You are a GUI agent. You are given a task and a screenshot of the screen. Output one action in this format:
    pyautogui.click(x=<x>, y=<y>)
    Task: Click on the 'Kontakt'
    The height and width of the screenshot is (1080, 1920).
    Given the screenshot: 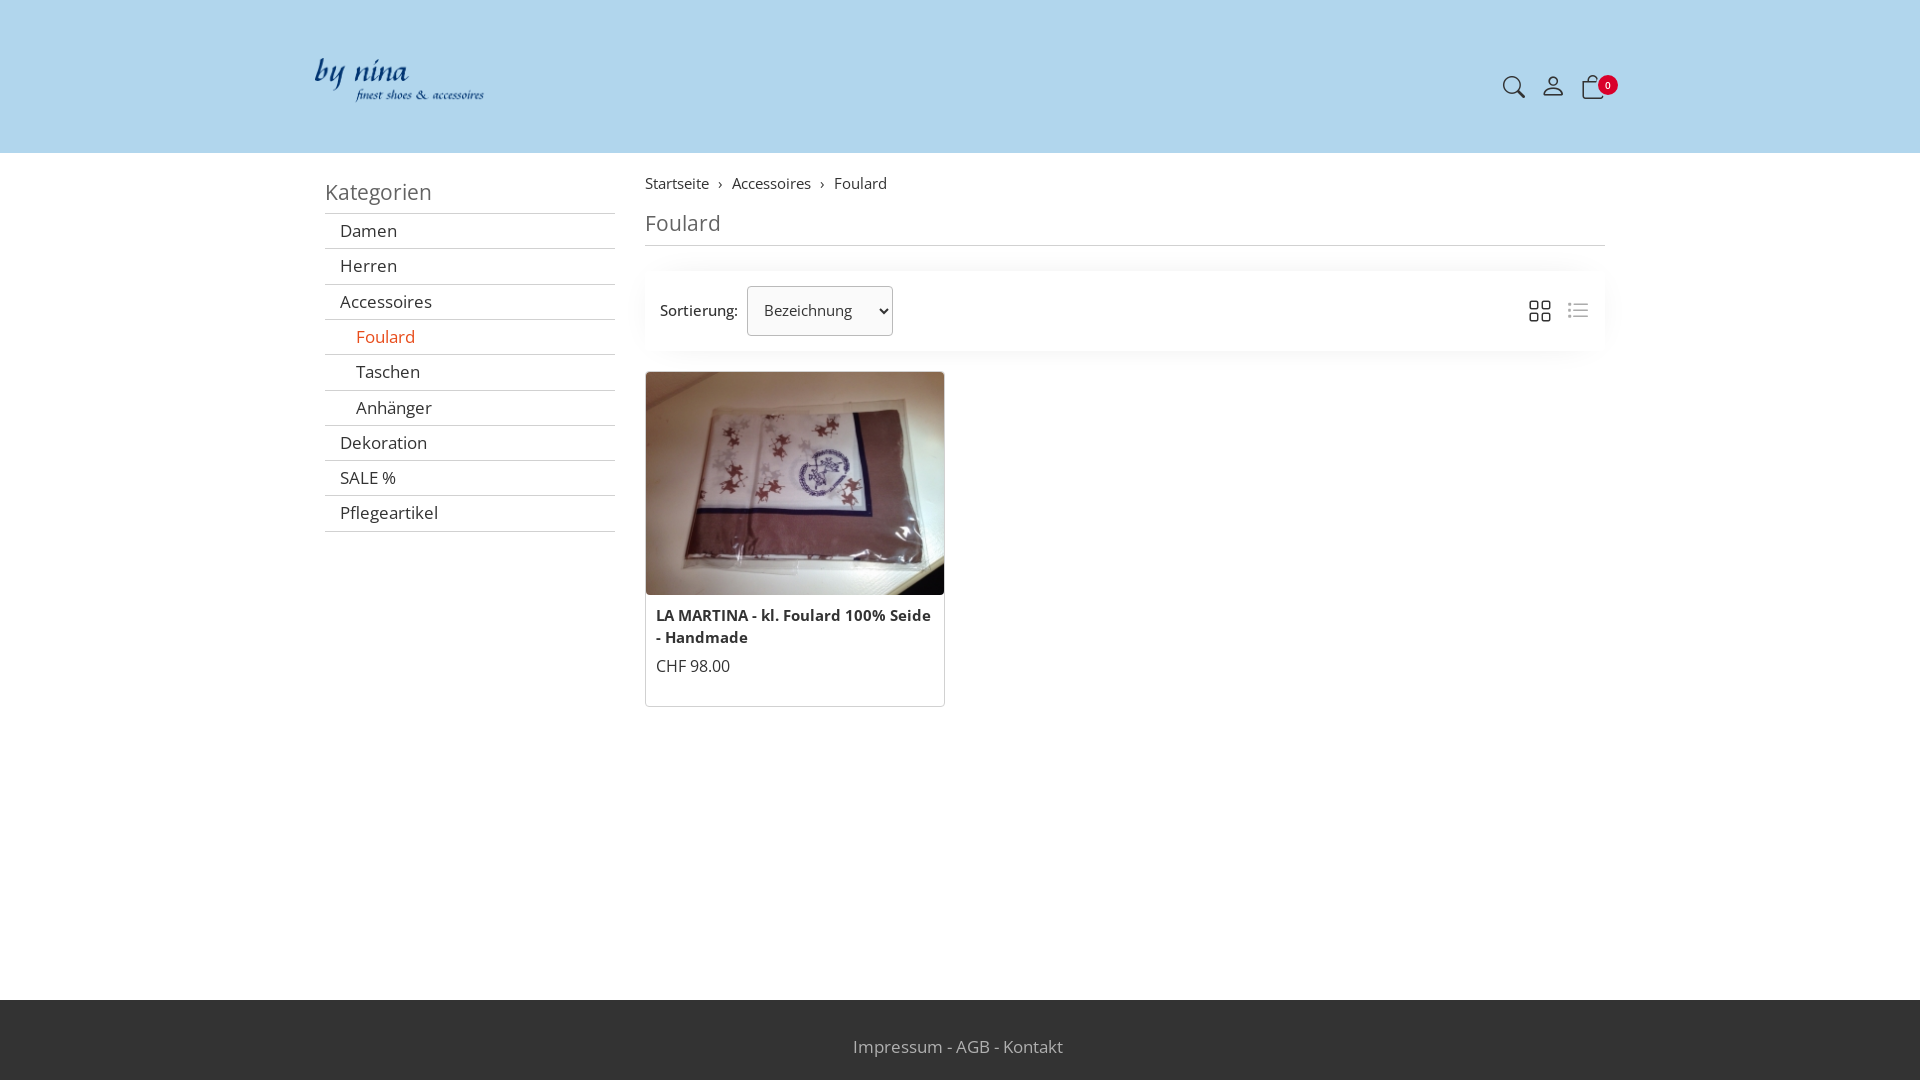 What is the action you would take?
    pyautogui.click(x=1032, y=1045)
    